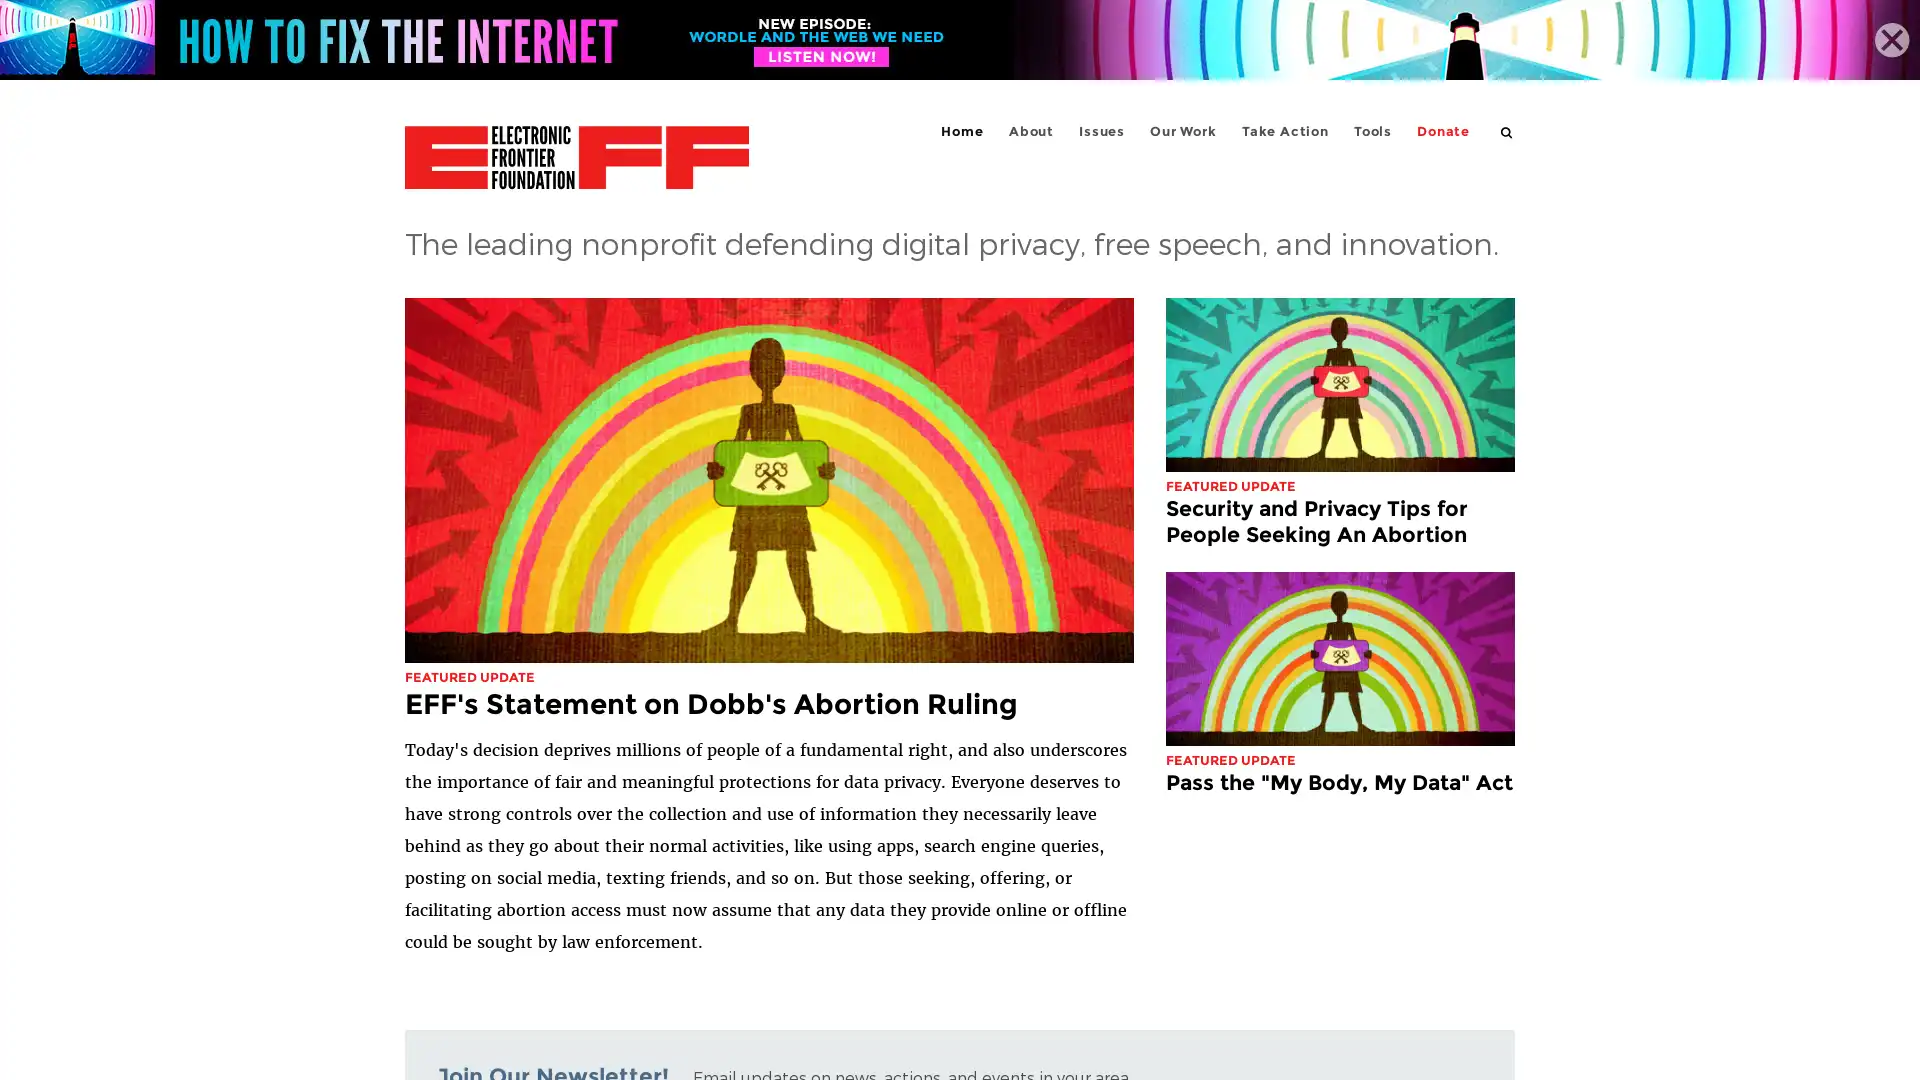 This screenshot has width=1920, height=1080. Describe the element at coordinates (1507, 131) in the screenshot. I see `search` at that location.